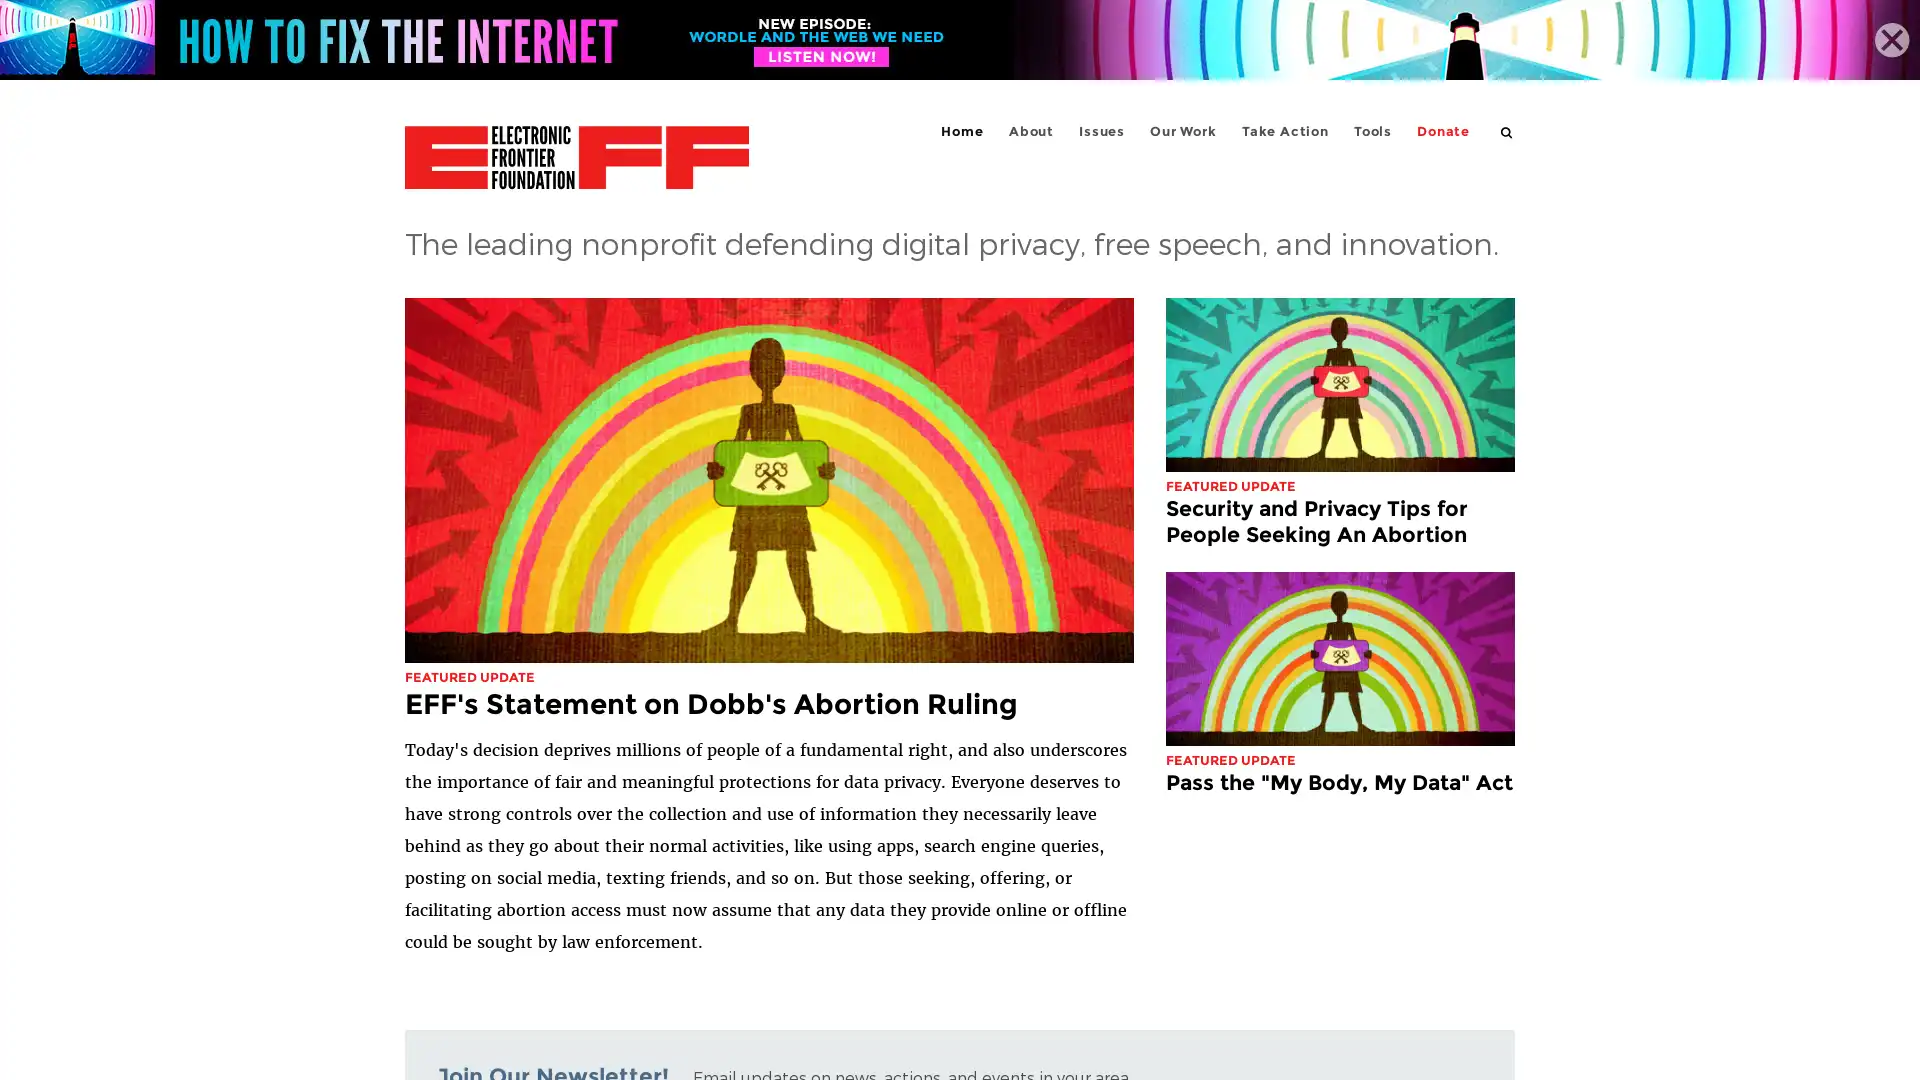 This screenshot has width=1920, height=1080. Describe the element at coordinates (1507, 131) in the screenshot. I see `search` at that location.